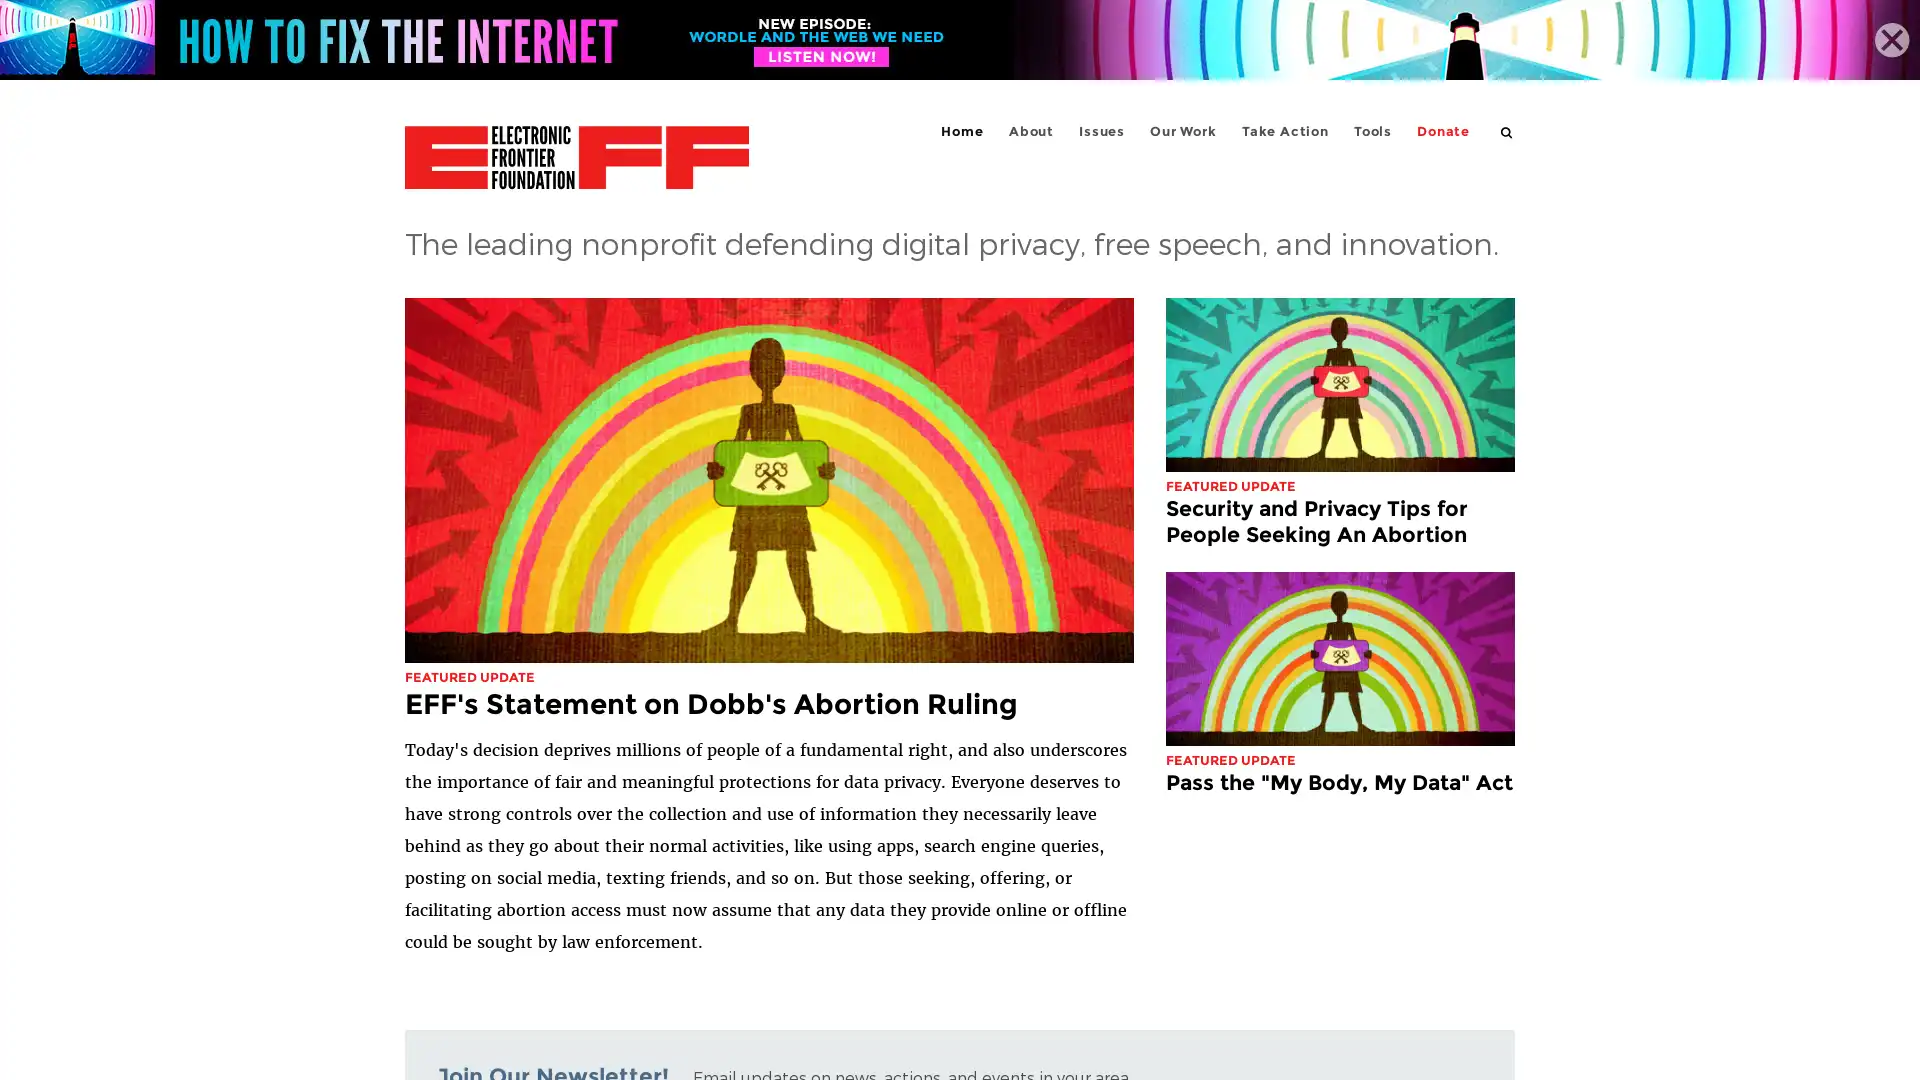 This screenshot has width=1920, height=1080. Describe the element at coordinates (1507, 131) in the screenshot. I see `search` at that location.